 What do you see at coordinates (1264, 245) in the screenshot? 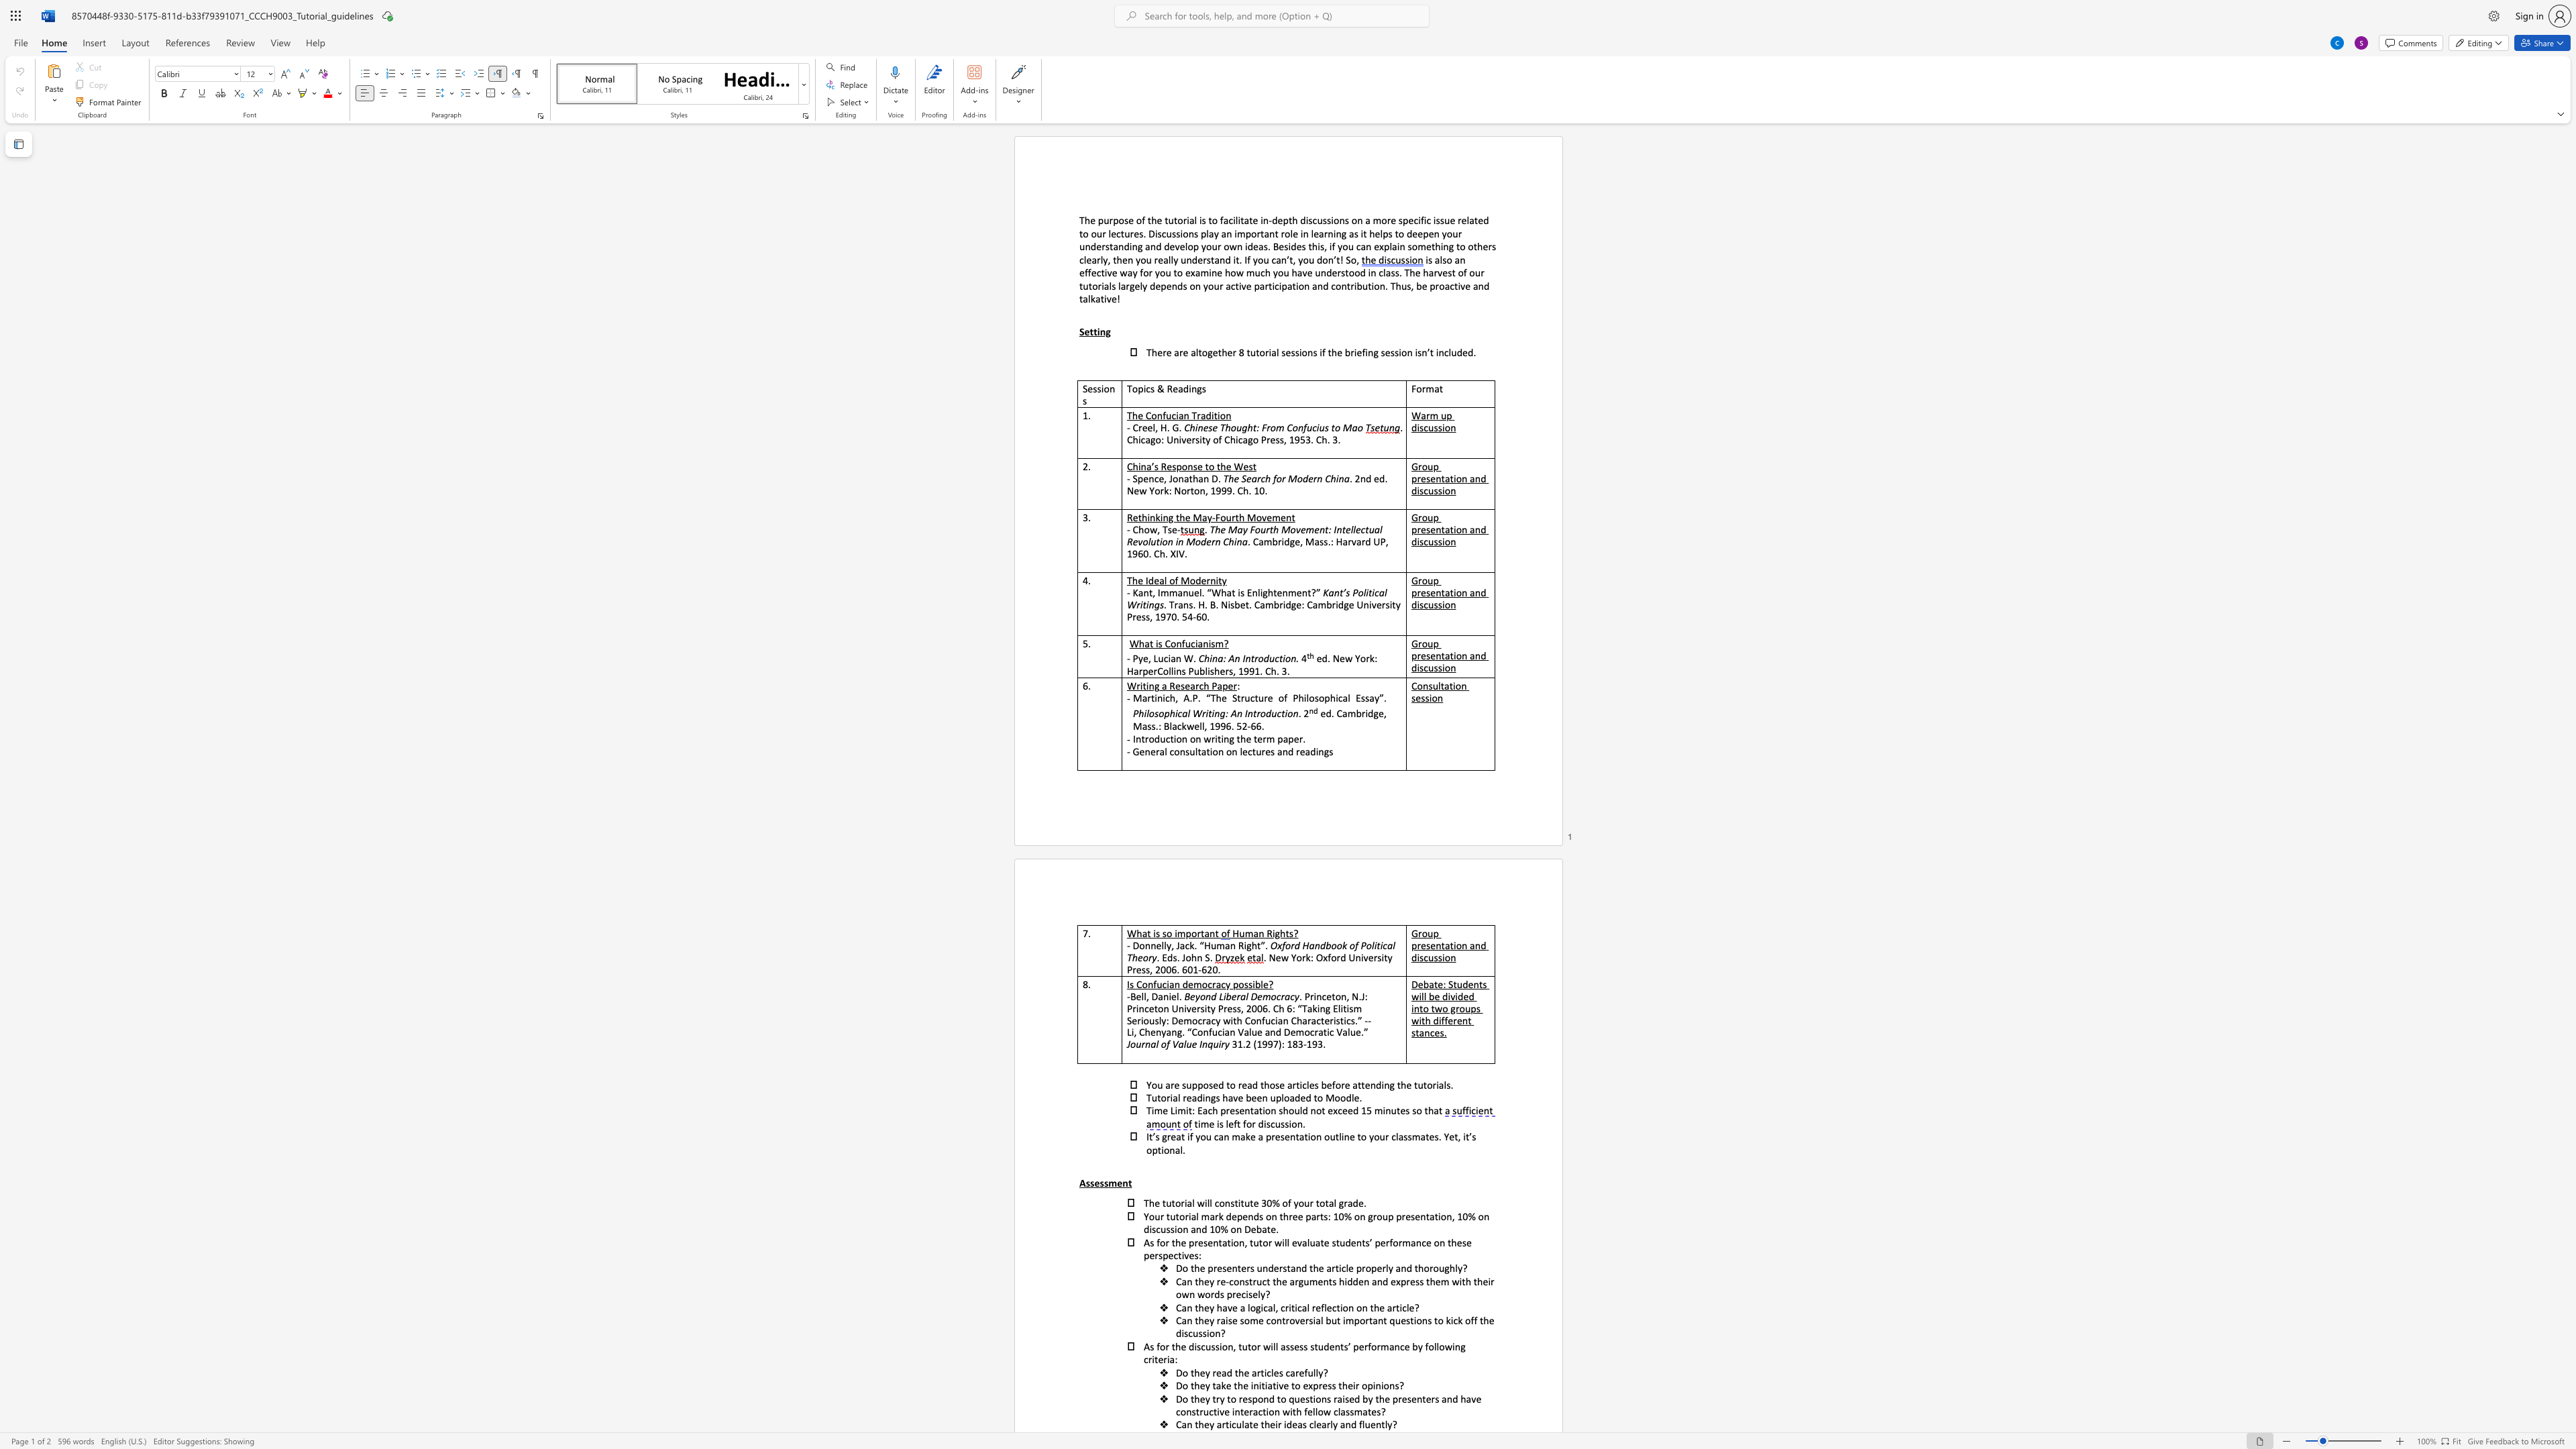
I see `the 4th character "s" in the text` at bounding box center [1264, 245].